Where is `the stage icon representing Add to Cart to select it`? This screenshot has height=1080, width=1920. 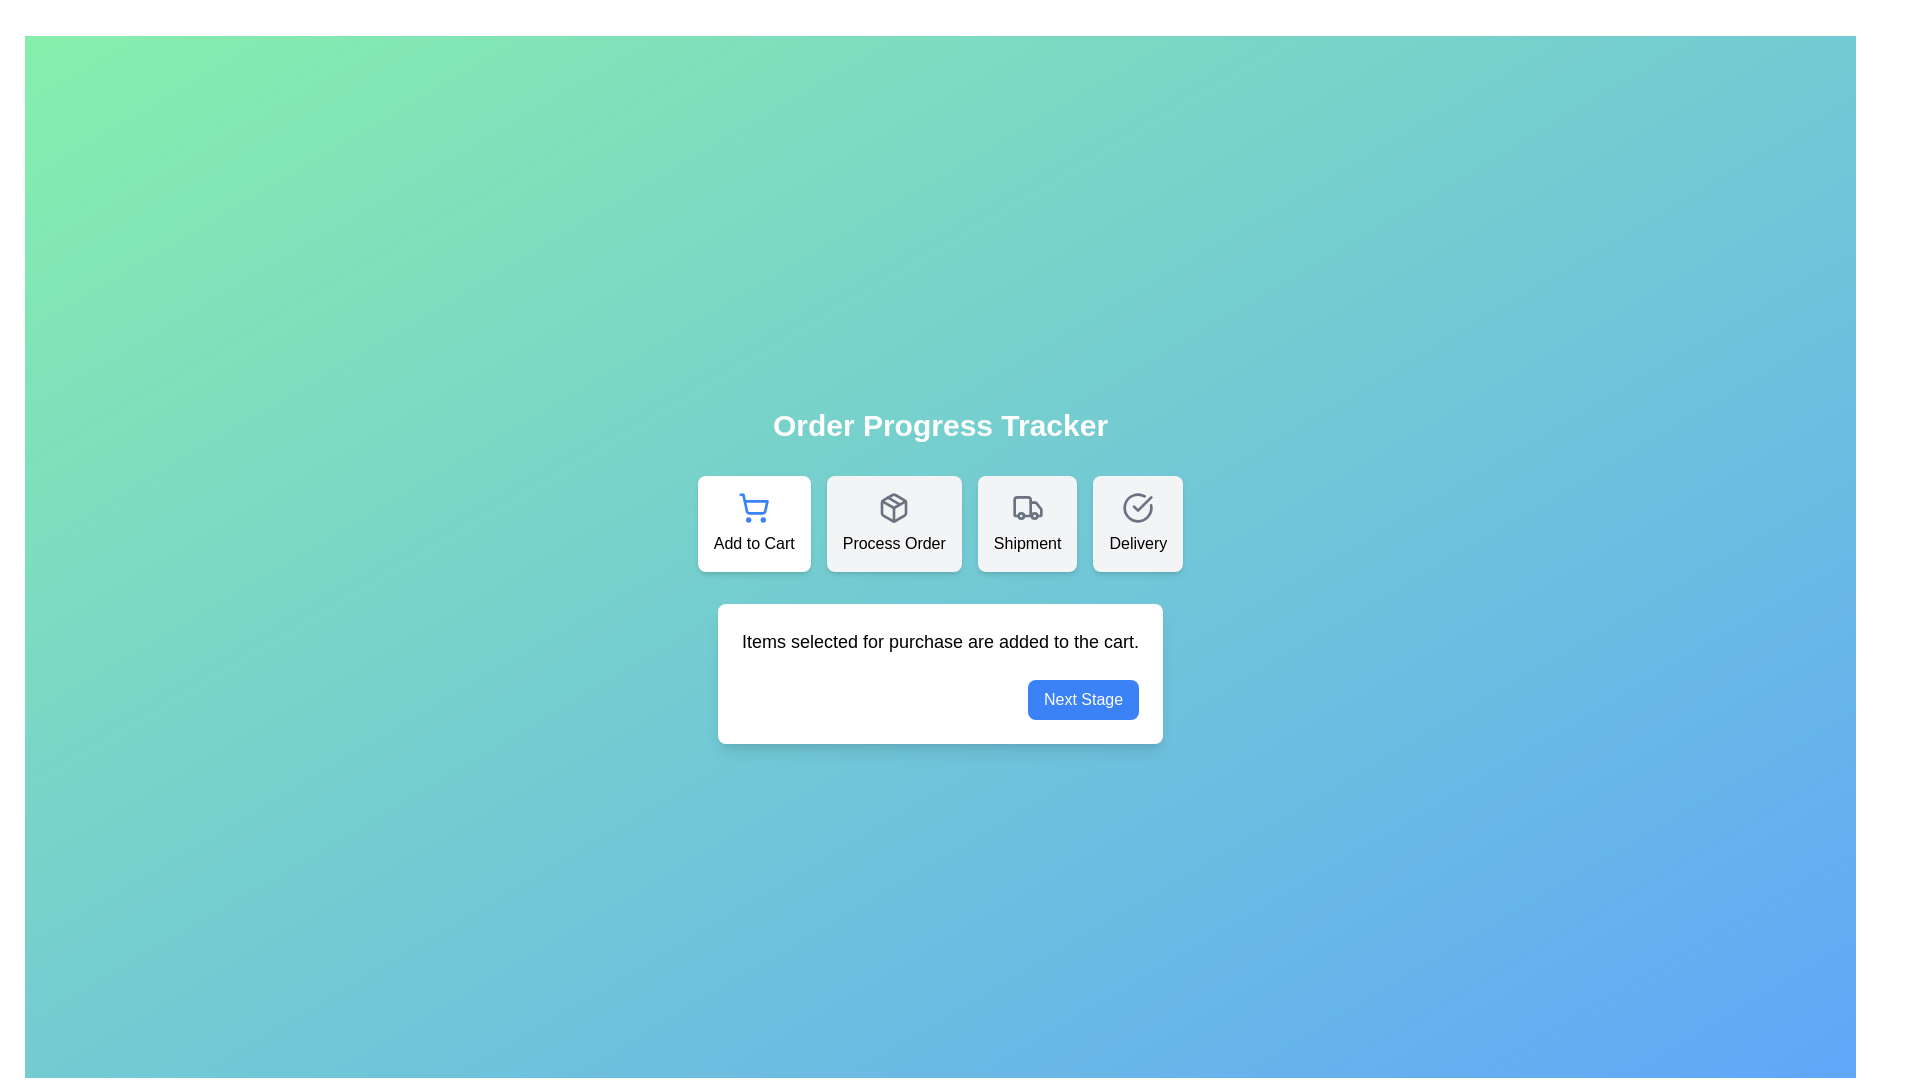
the stage icon representing Add to Cart to select it is located at coordinates (752, 523).